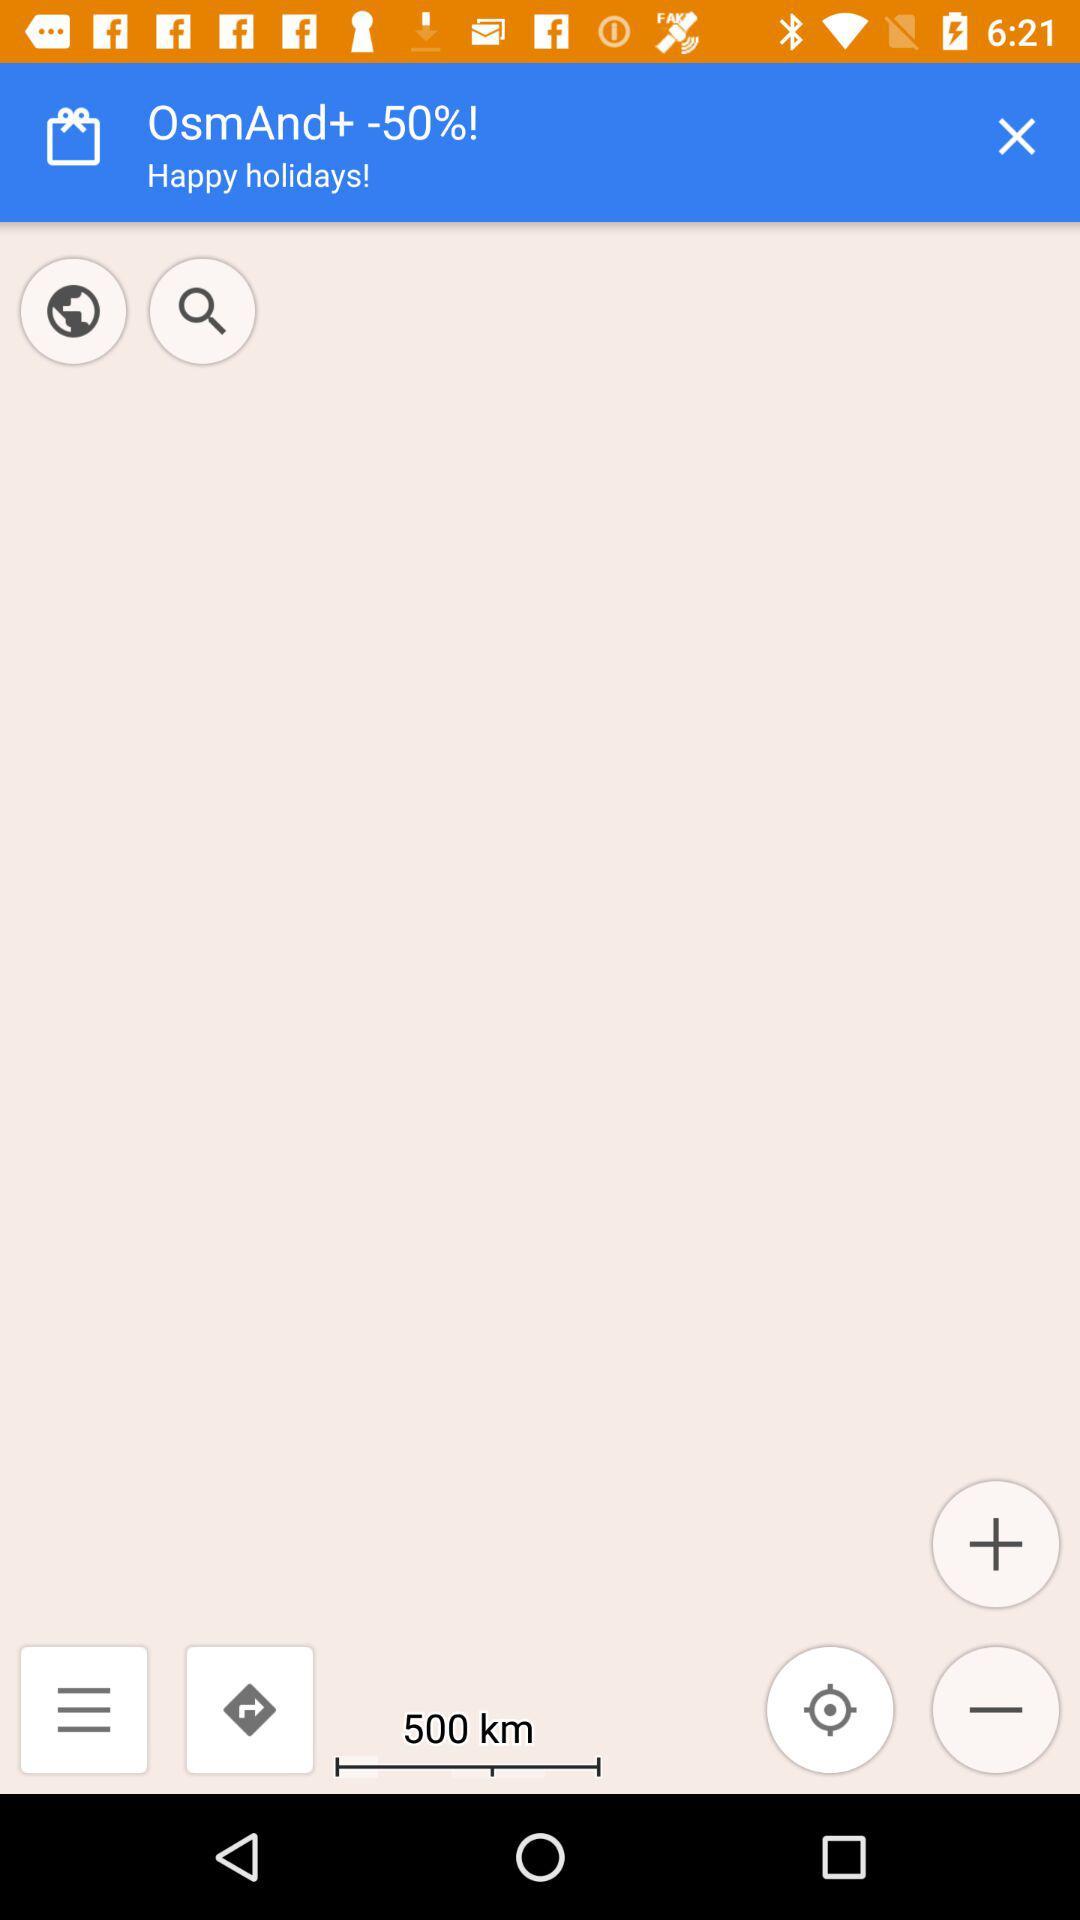 The width and height of the screenshot is (1080, 1920). Describe the element at coordinates (72, 135) in the screenshot. I see `the gift icon` at that location.